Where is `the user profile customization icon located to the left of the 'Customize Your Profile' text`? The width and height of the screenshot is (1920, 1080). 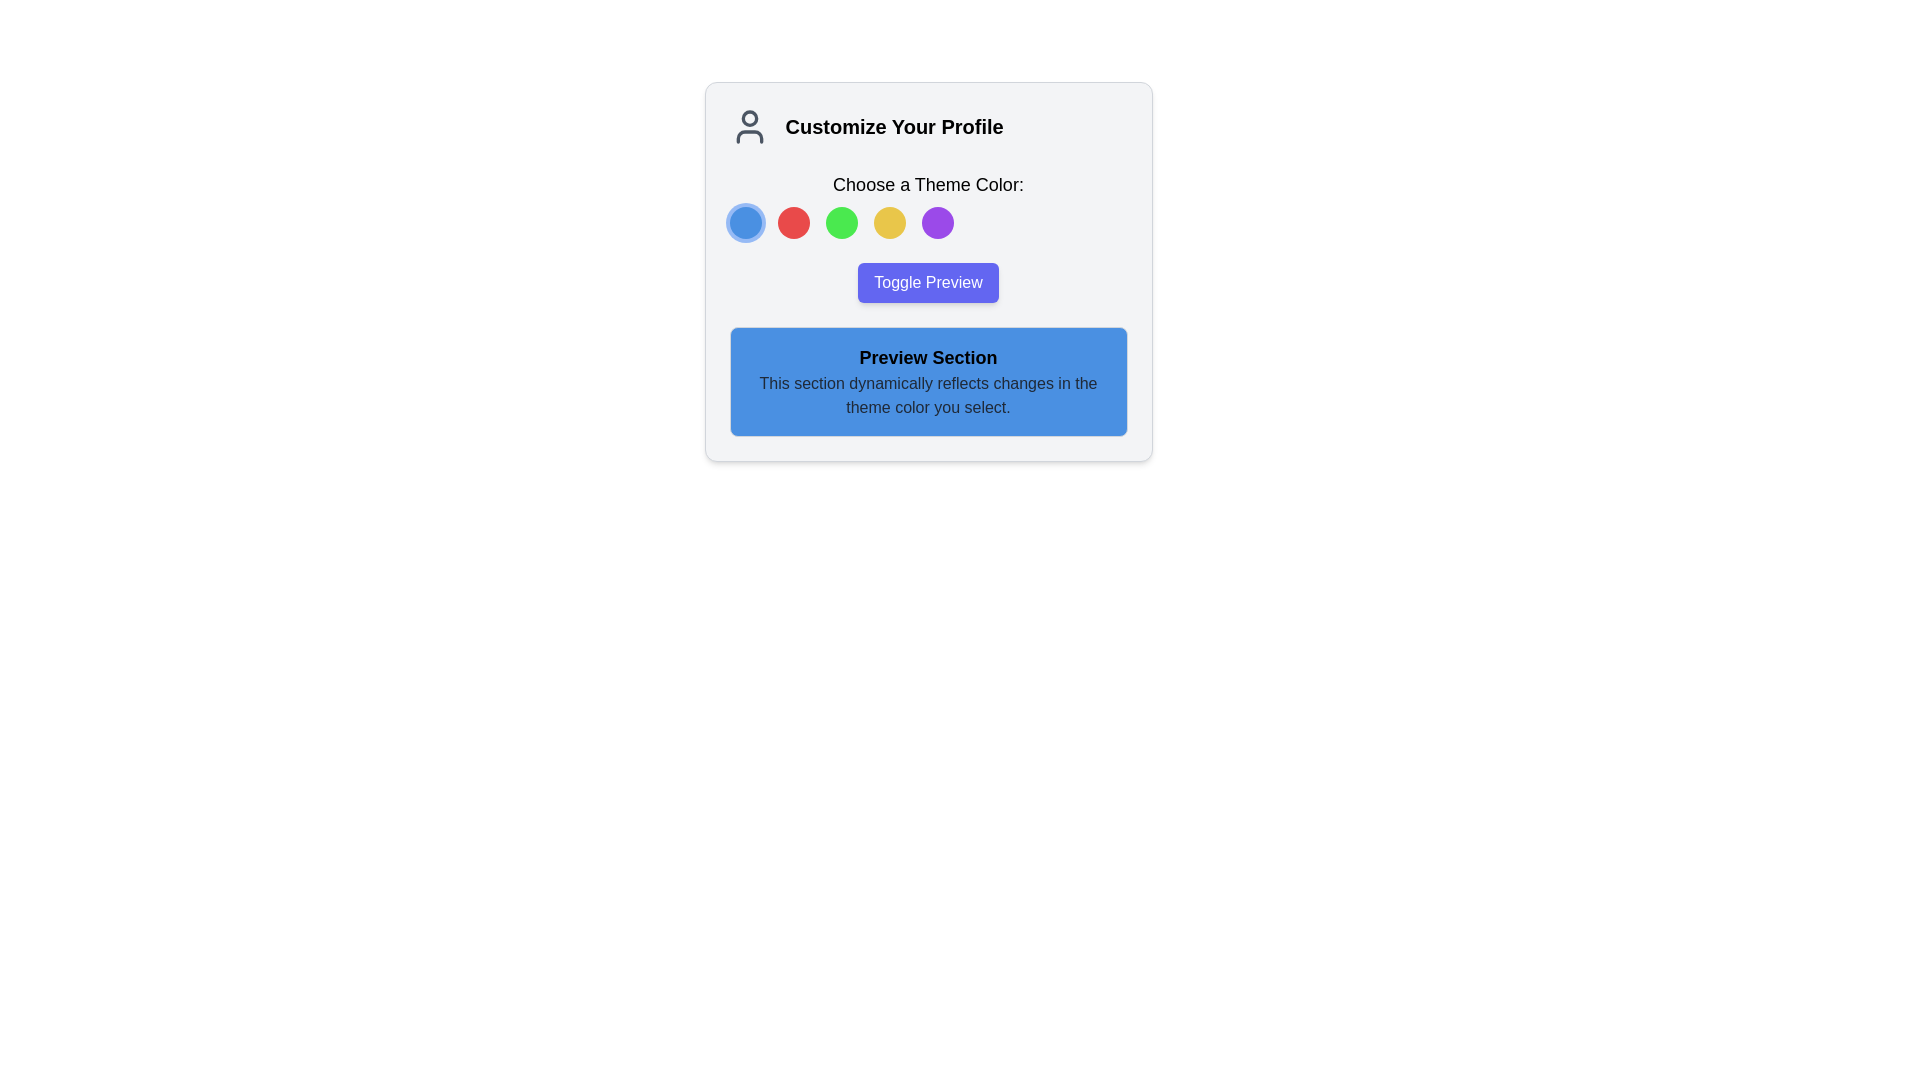
the user profile customization icon located to the left of the 'Customize Your Profile' text is located at coordinates (748, 127).